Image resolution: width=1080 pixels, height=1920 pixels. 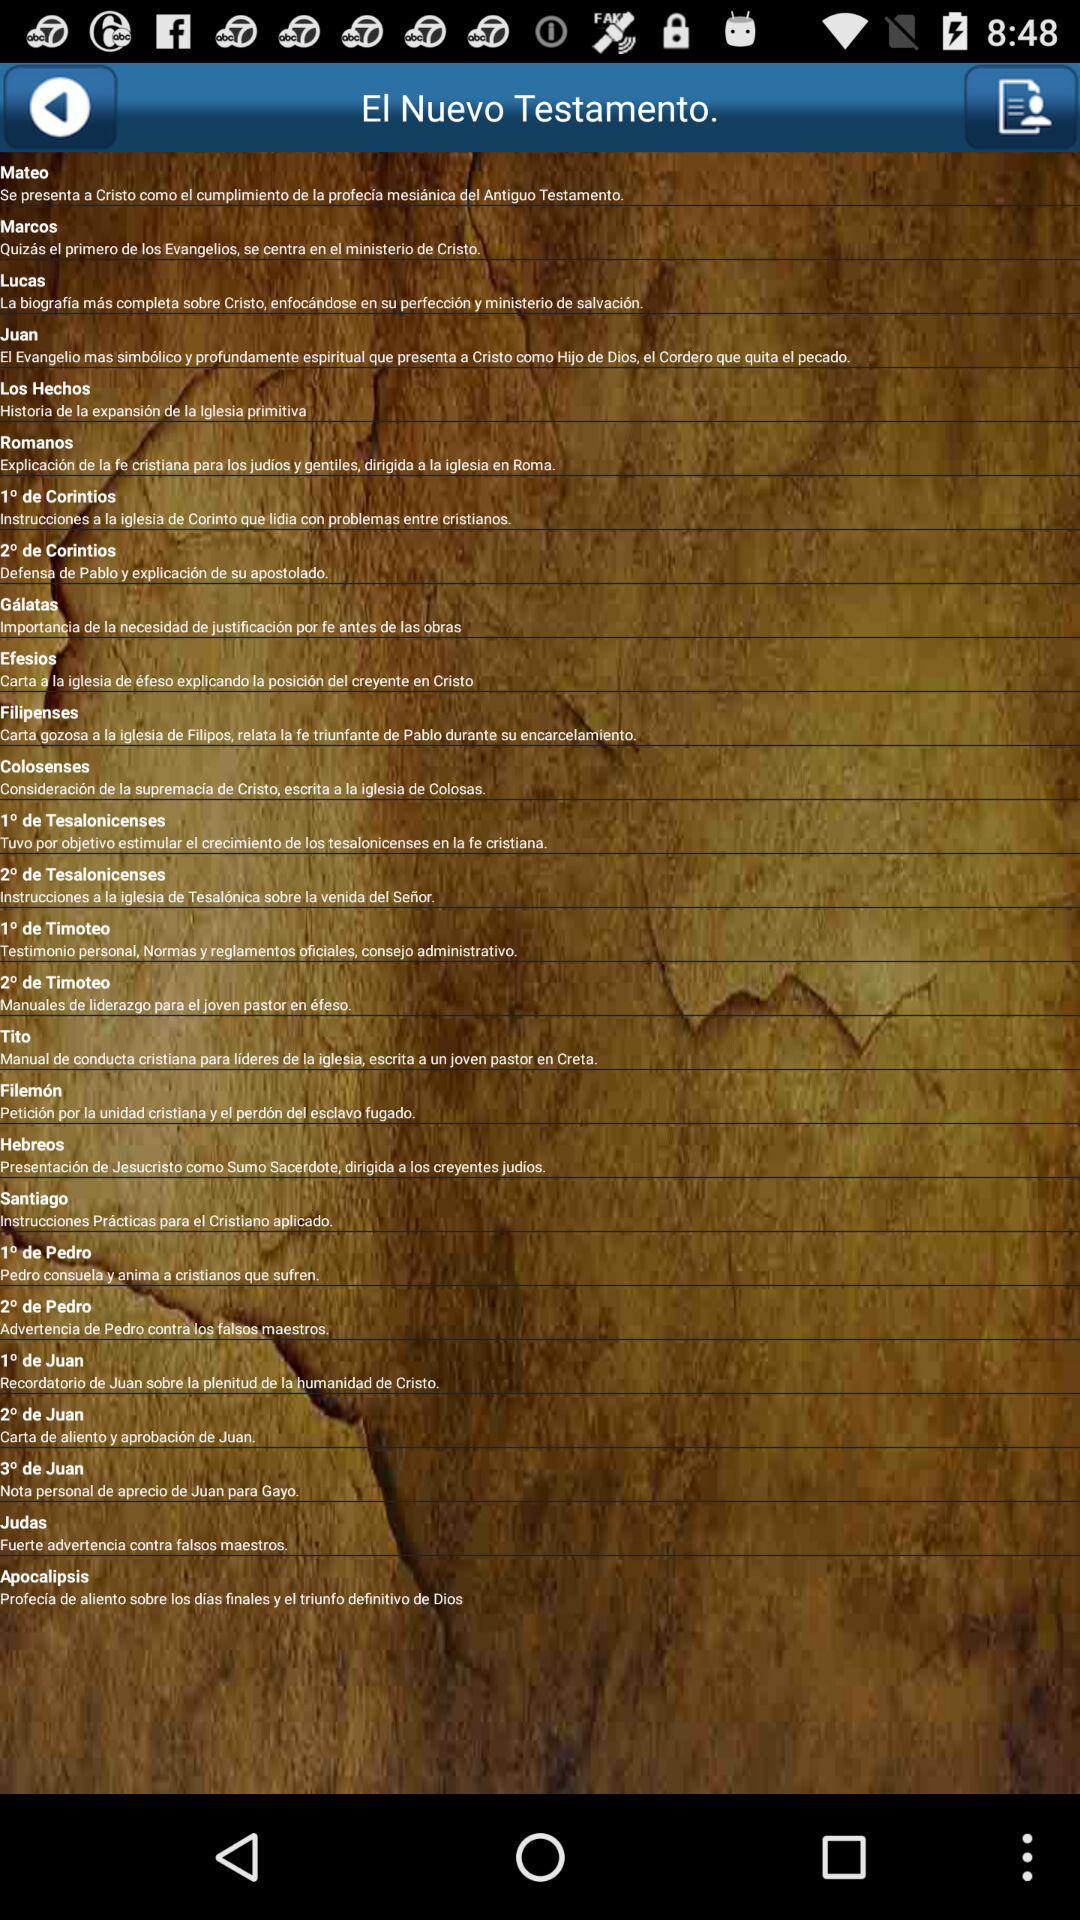 I want to click on the tito, so click(x=540, y=1032).